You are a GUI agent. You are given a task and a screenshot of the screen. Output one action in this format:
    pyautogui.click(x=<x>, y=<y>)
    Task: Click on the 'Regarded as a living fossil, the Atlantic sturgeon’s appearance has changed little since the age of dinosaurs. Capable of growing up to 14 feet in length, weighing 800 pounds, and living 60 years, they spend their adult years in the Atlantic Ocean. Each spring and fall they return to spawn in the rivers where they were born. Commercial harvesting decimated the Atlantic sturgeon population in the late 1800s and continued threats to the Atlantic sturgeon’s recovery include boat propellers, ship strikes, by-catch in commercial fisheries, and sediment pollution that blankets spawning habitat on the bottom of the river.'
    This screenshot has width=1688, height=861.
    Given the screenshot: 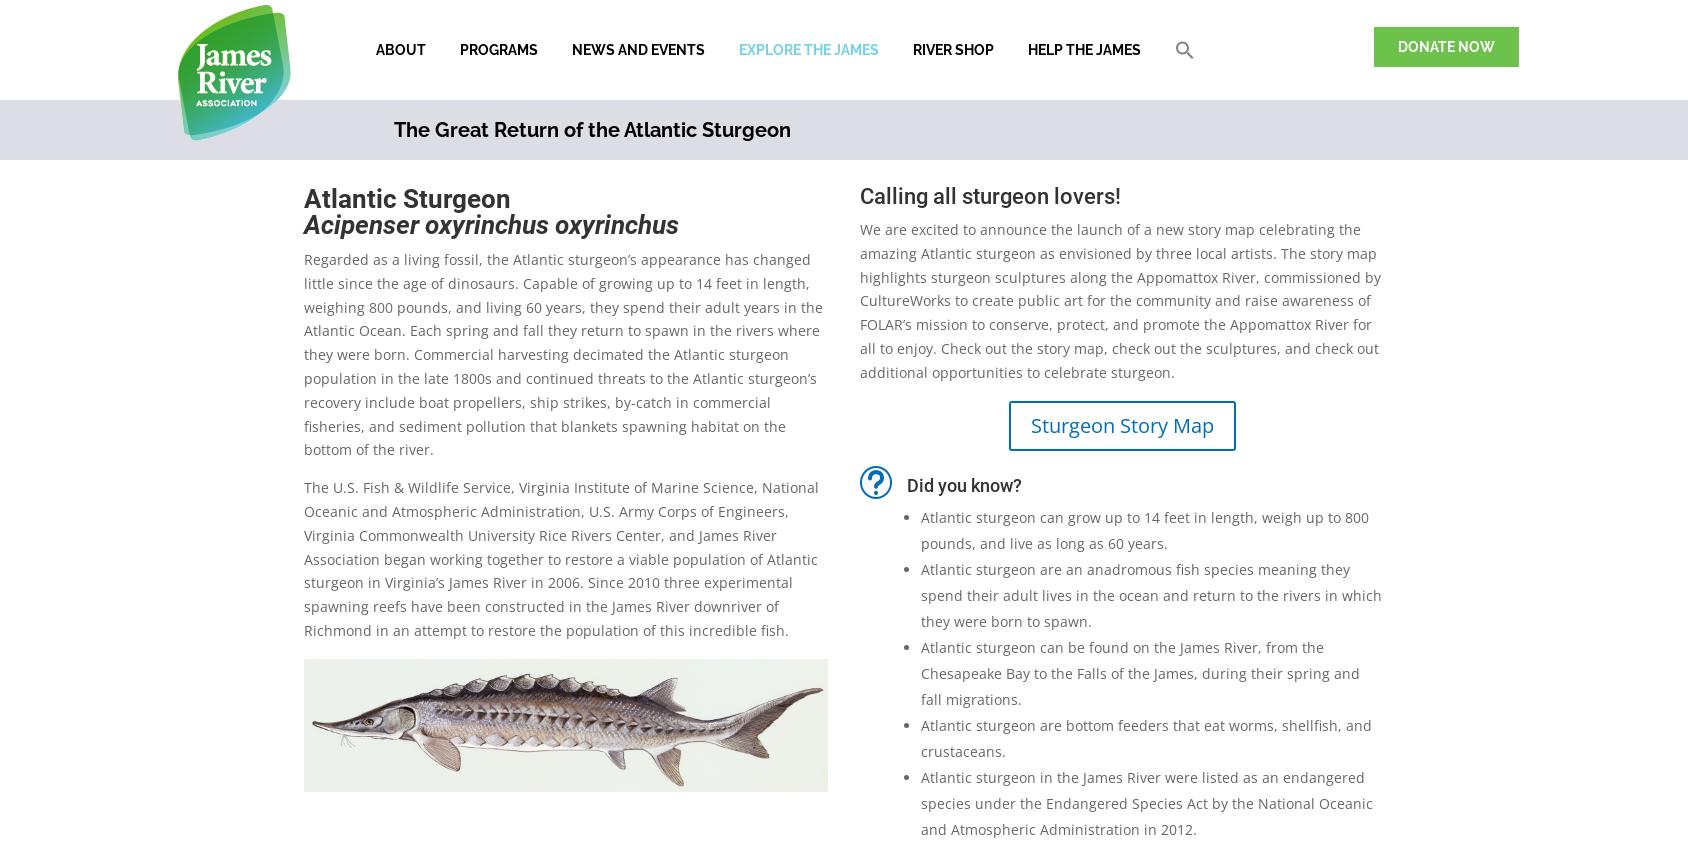 What is the action you would take?
    pyautogui.click(x=303, y=353)
    